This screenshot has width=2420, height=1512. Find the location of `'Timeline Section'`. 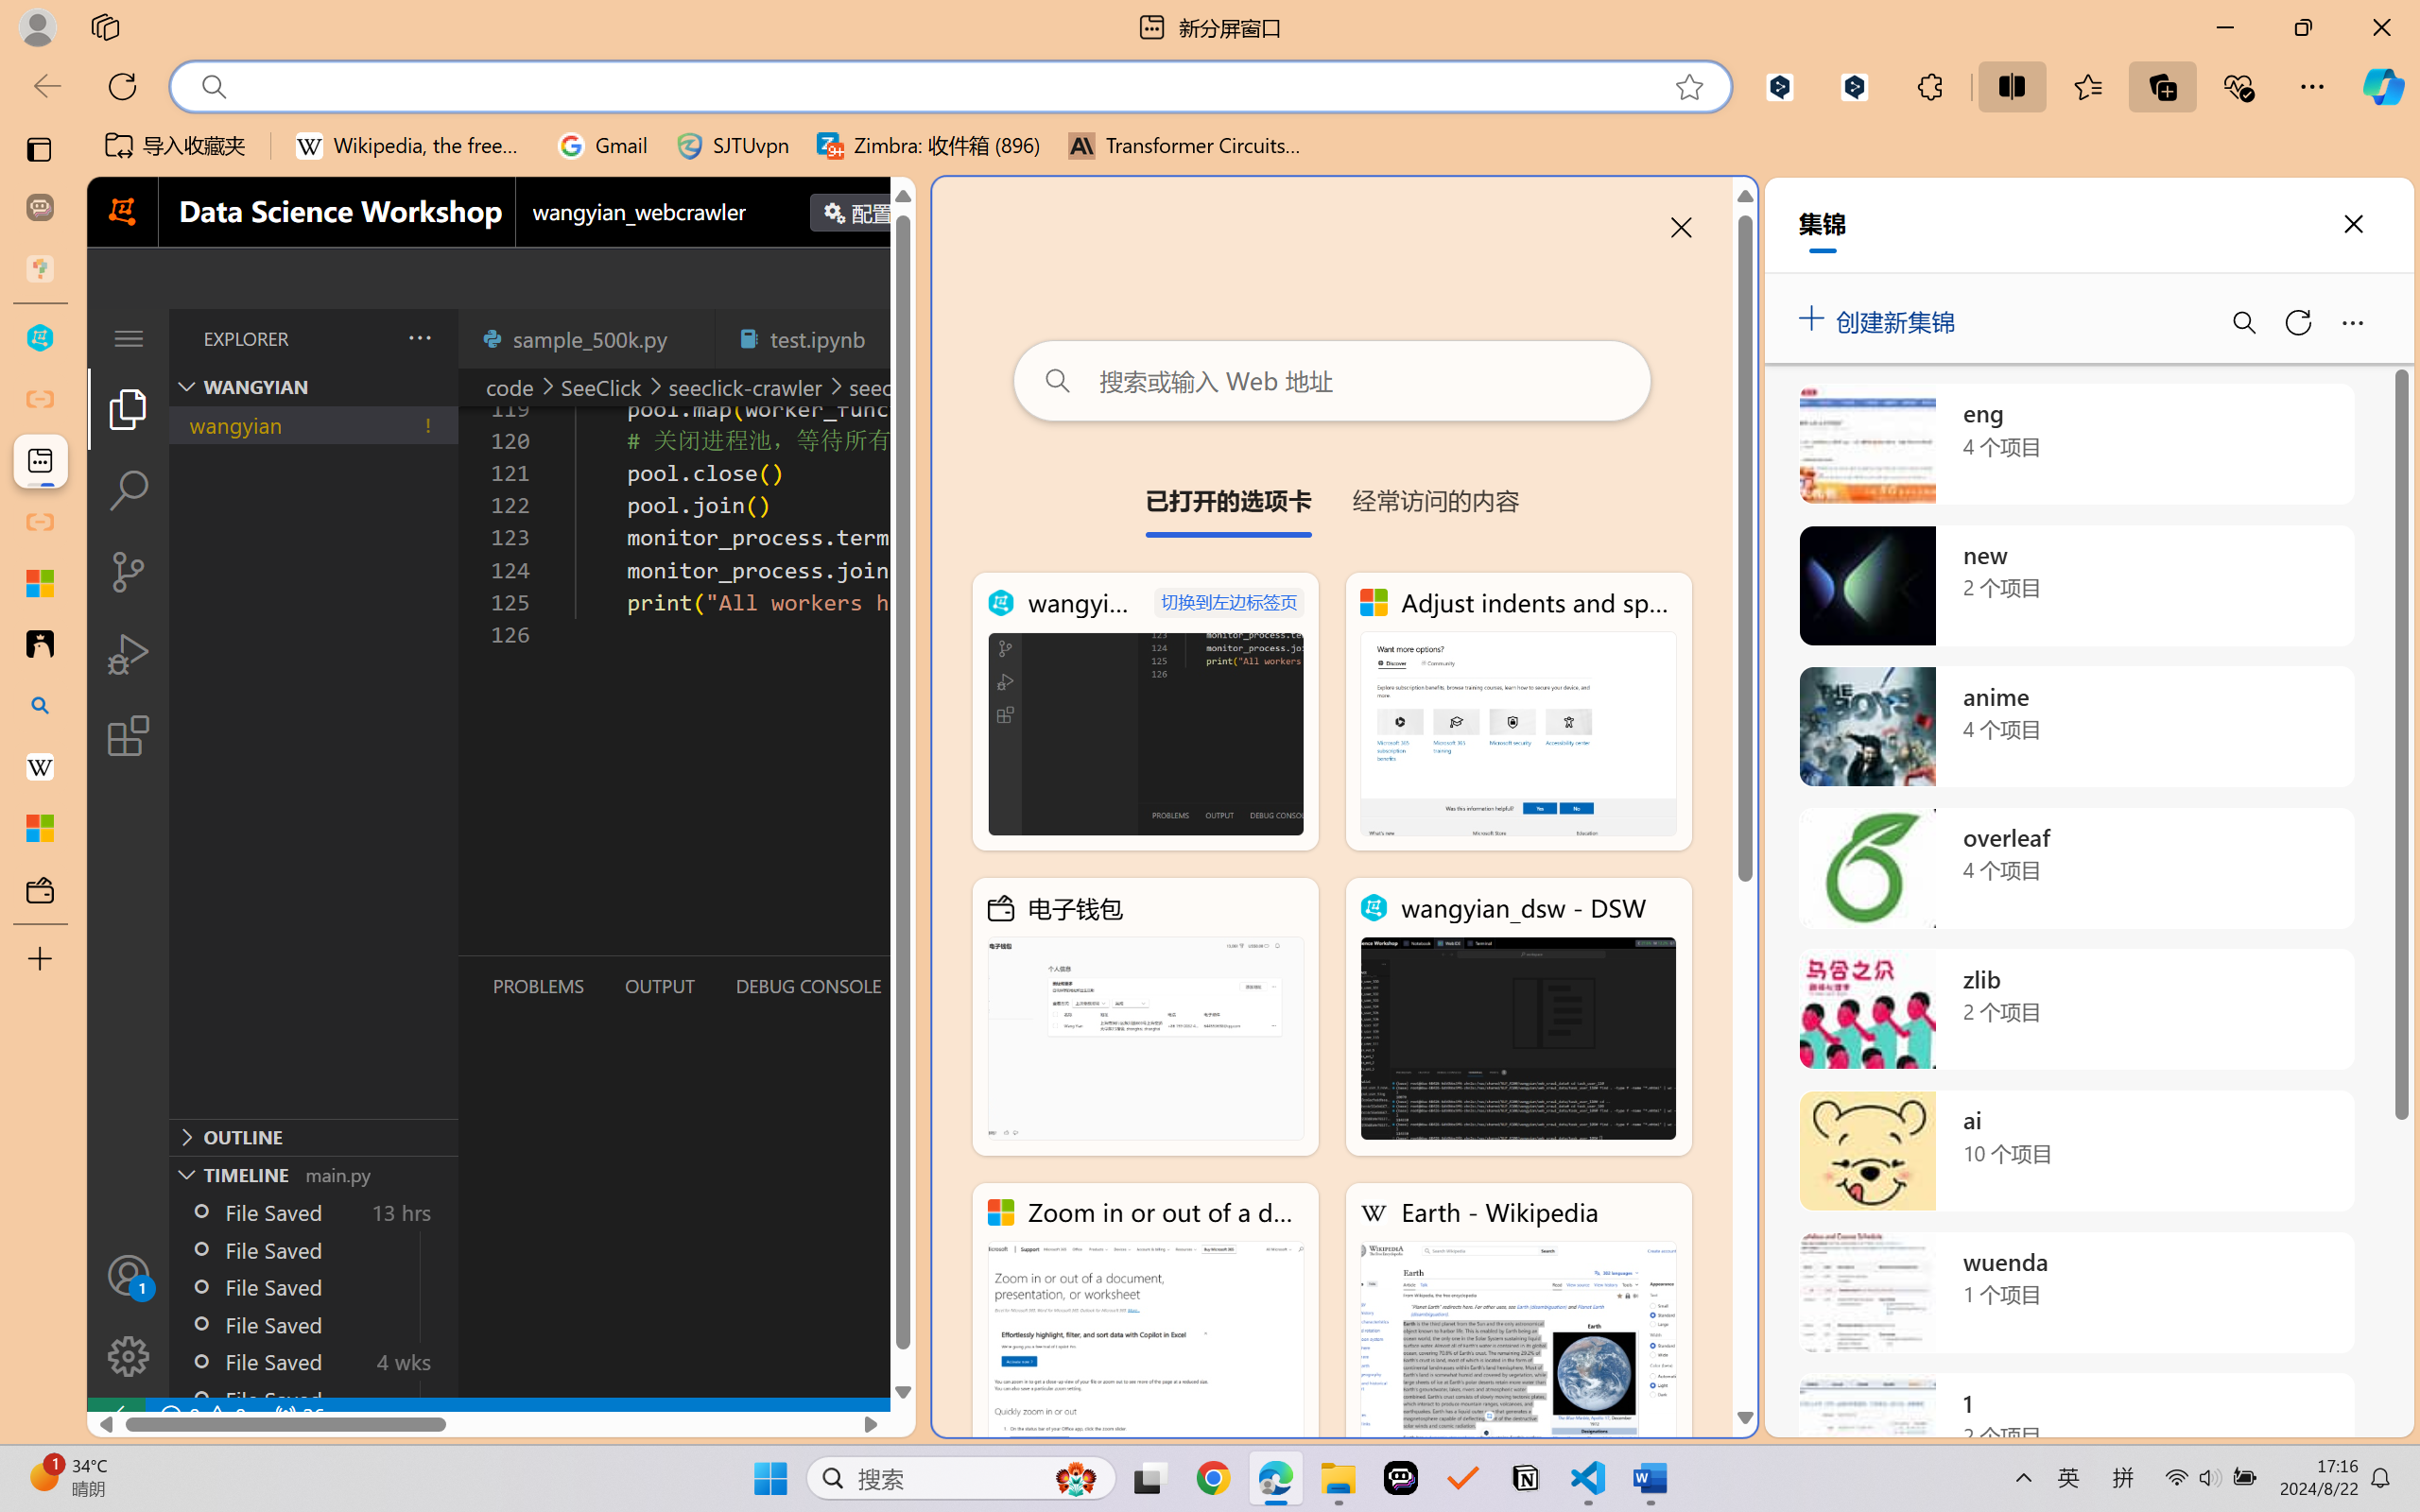

'Timeline Section' is located at coordinates (313, 1174).